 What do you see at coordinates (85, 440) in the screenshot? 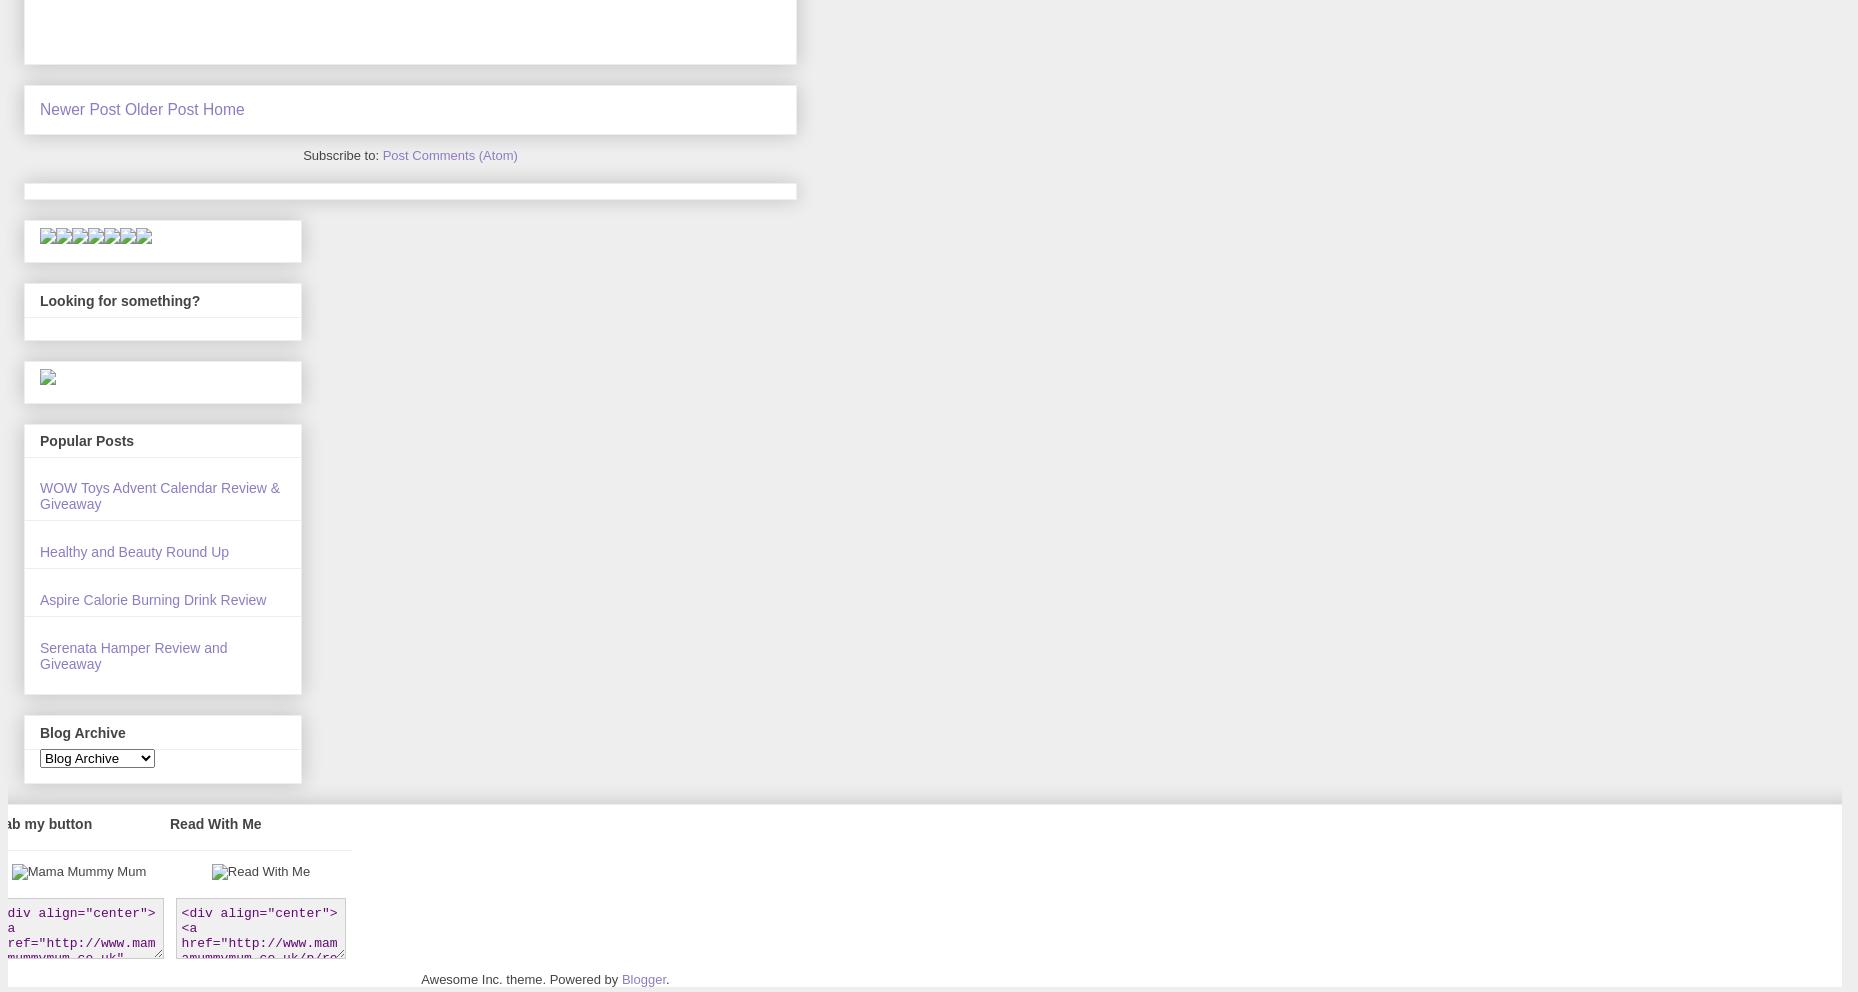
I see `'Popular Posts'` at bounding box center [85, 440].